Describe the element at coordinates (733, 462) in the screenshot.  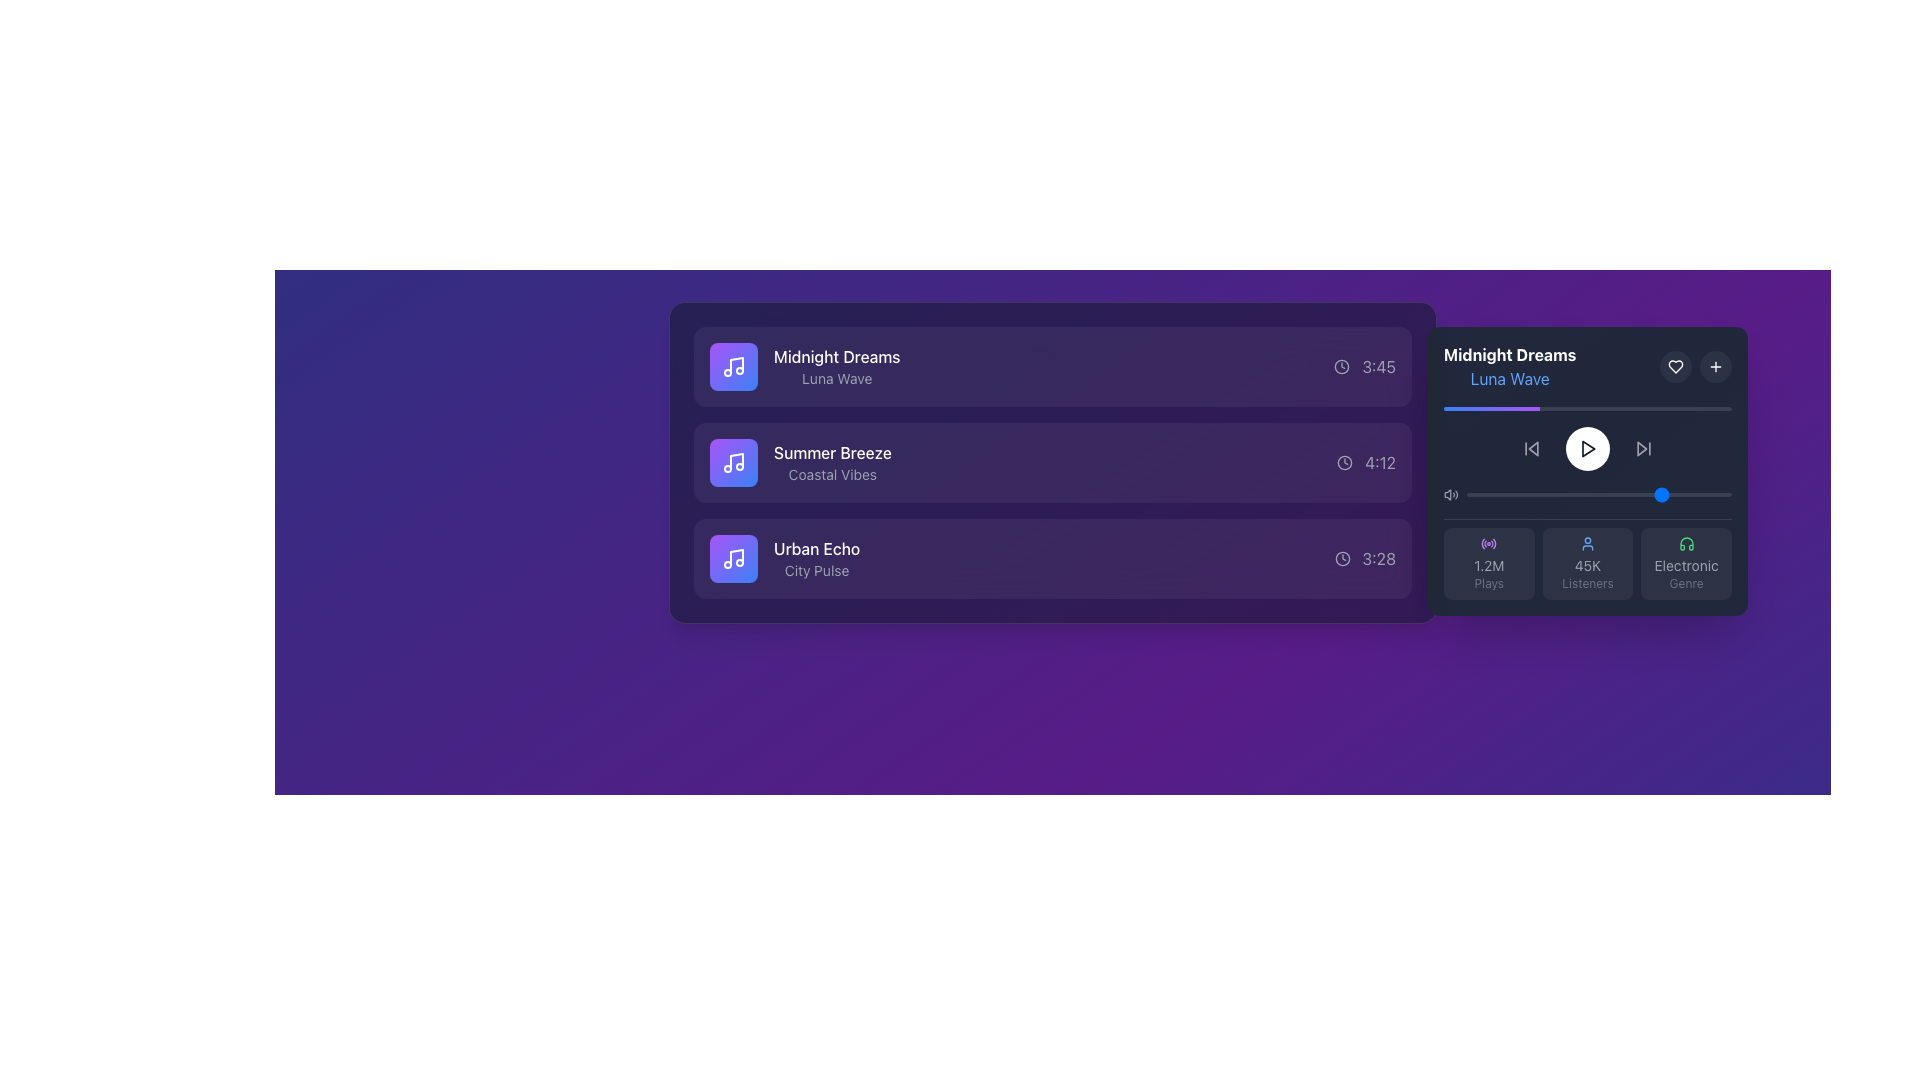
I see `the square icon with rounded corners featuring a gradient background from purple to blue and a white musical note, located to the left of the 'Summer Breeze' text` at that location.